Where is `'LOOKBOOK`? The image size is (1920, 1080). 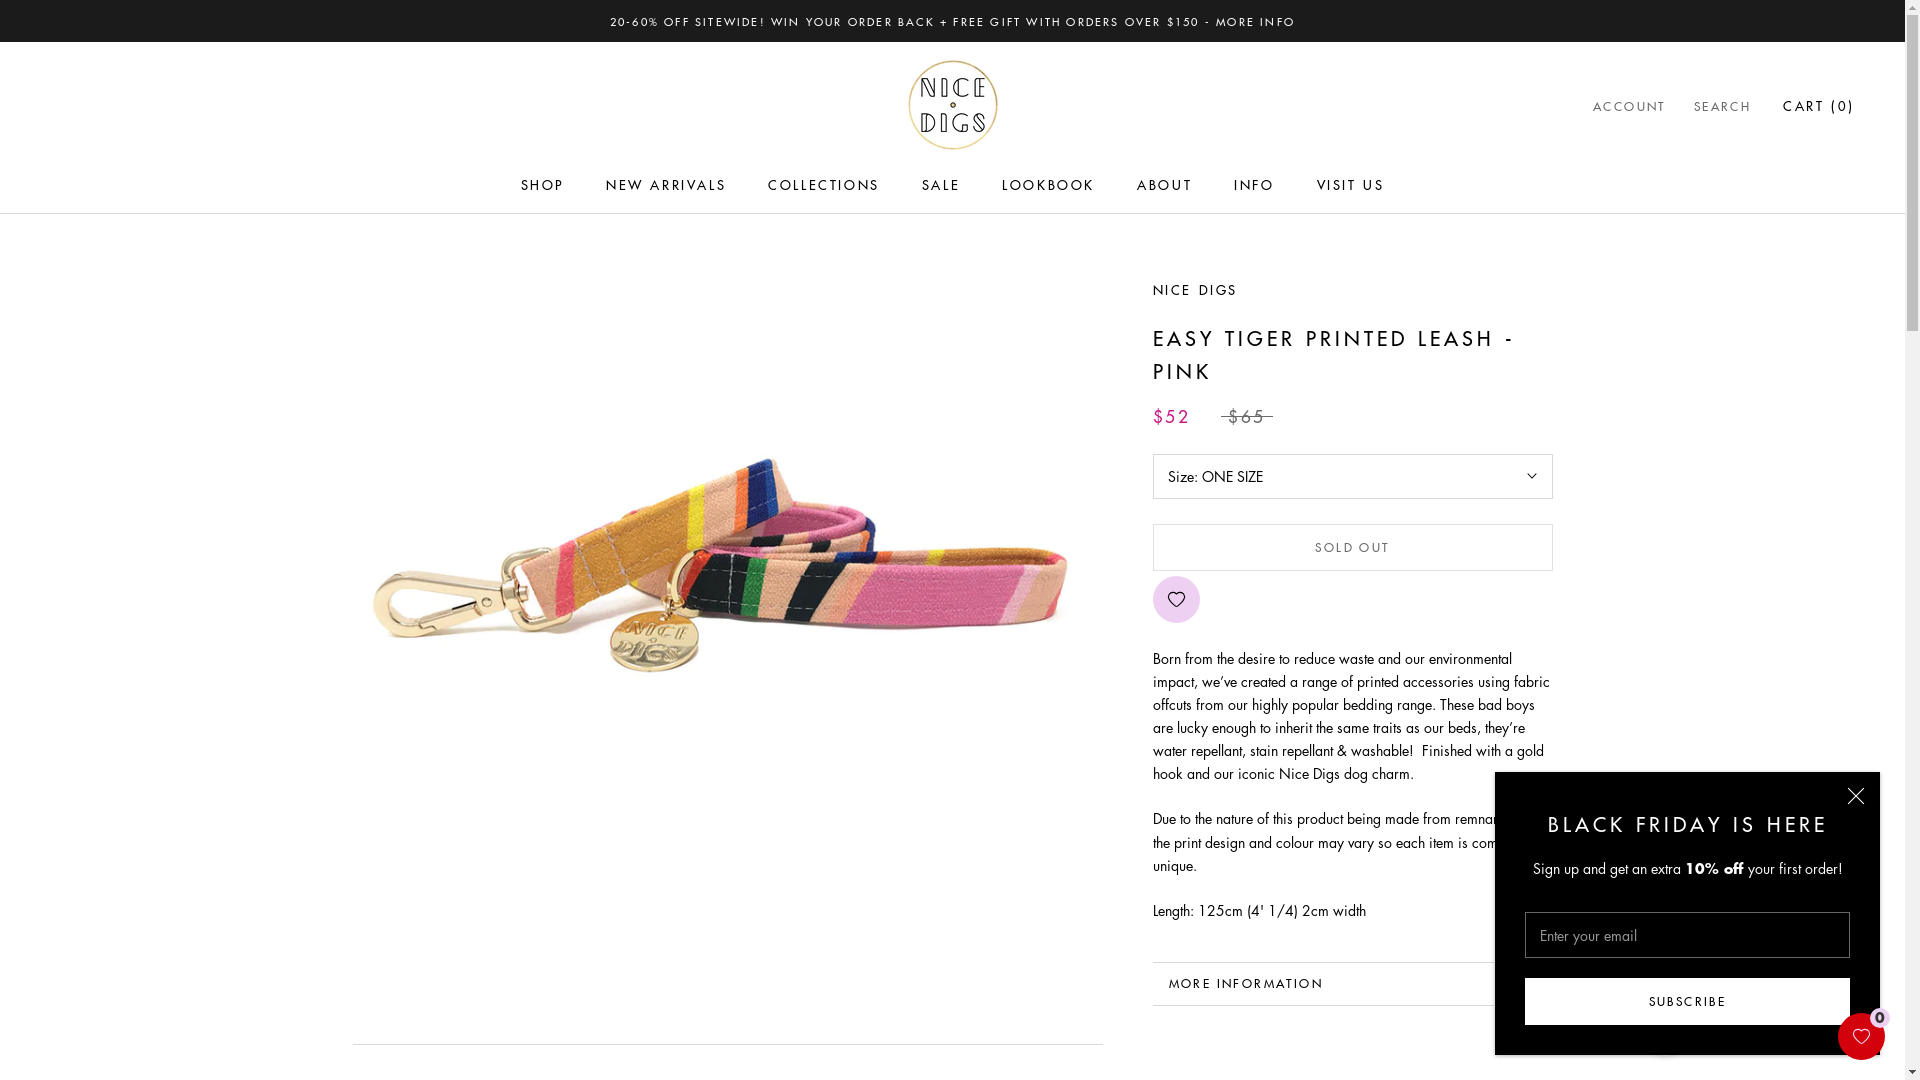
'LOOKBOOK is located at coordinates (1047, 184).